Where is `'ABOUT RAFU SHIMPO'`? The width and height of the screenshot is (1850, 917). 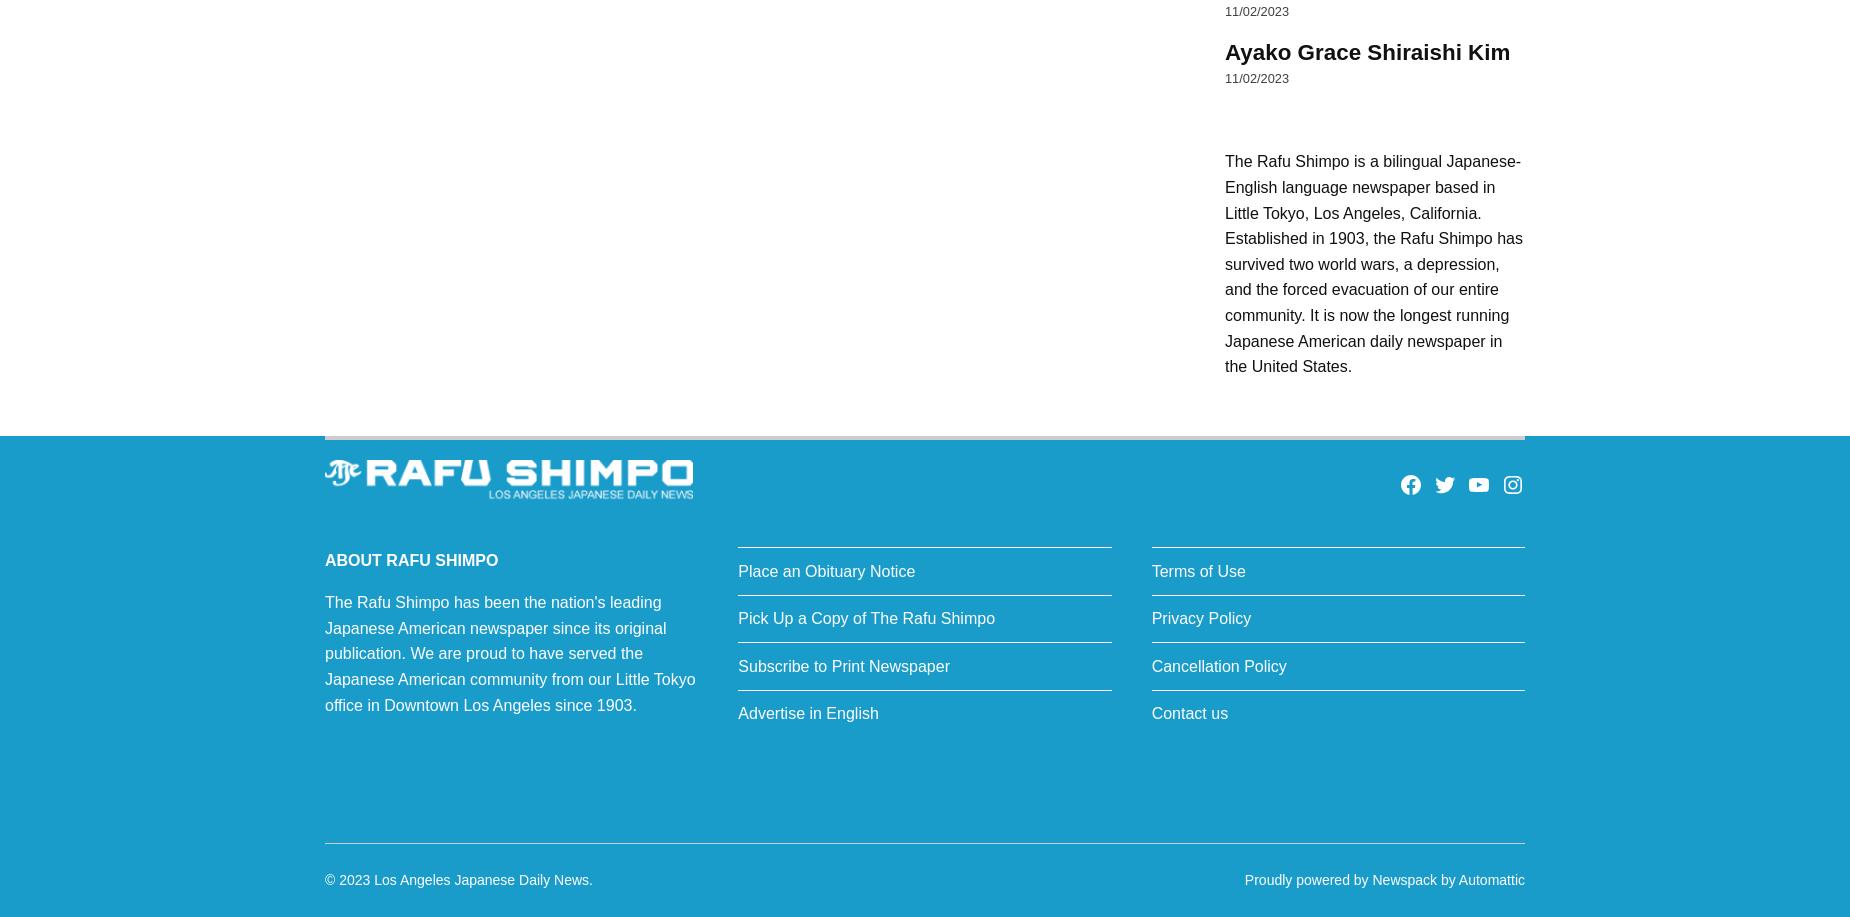 'ABOUT RAFU SHIMPO' is located at coordinates (410, 560).